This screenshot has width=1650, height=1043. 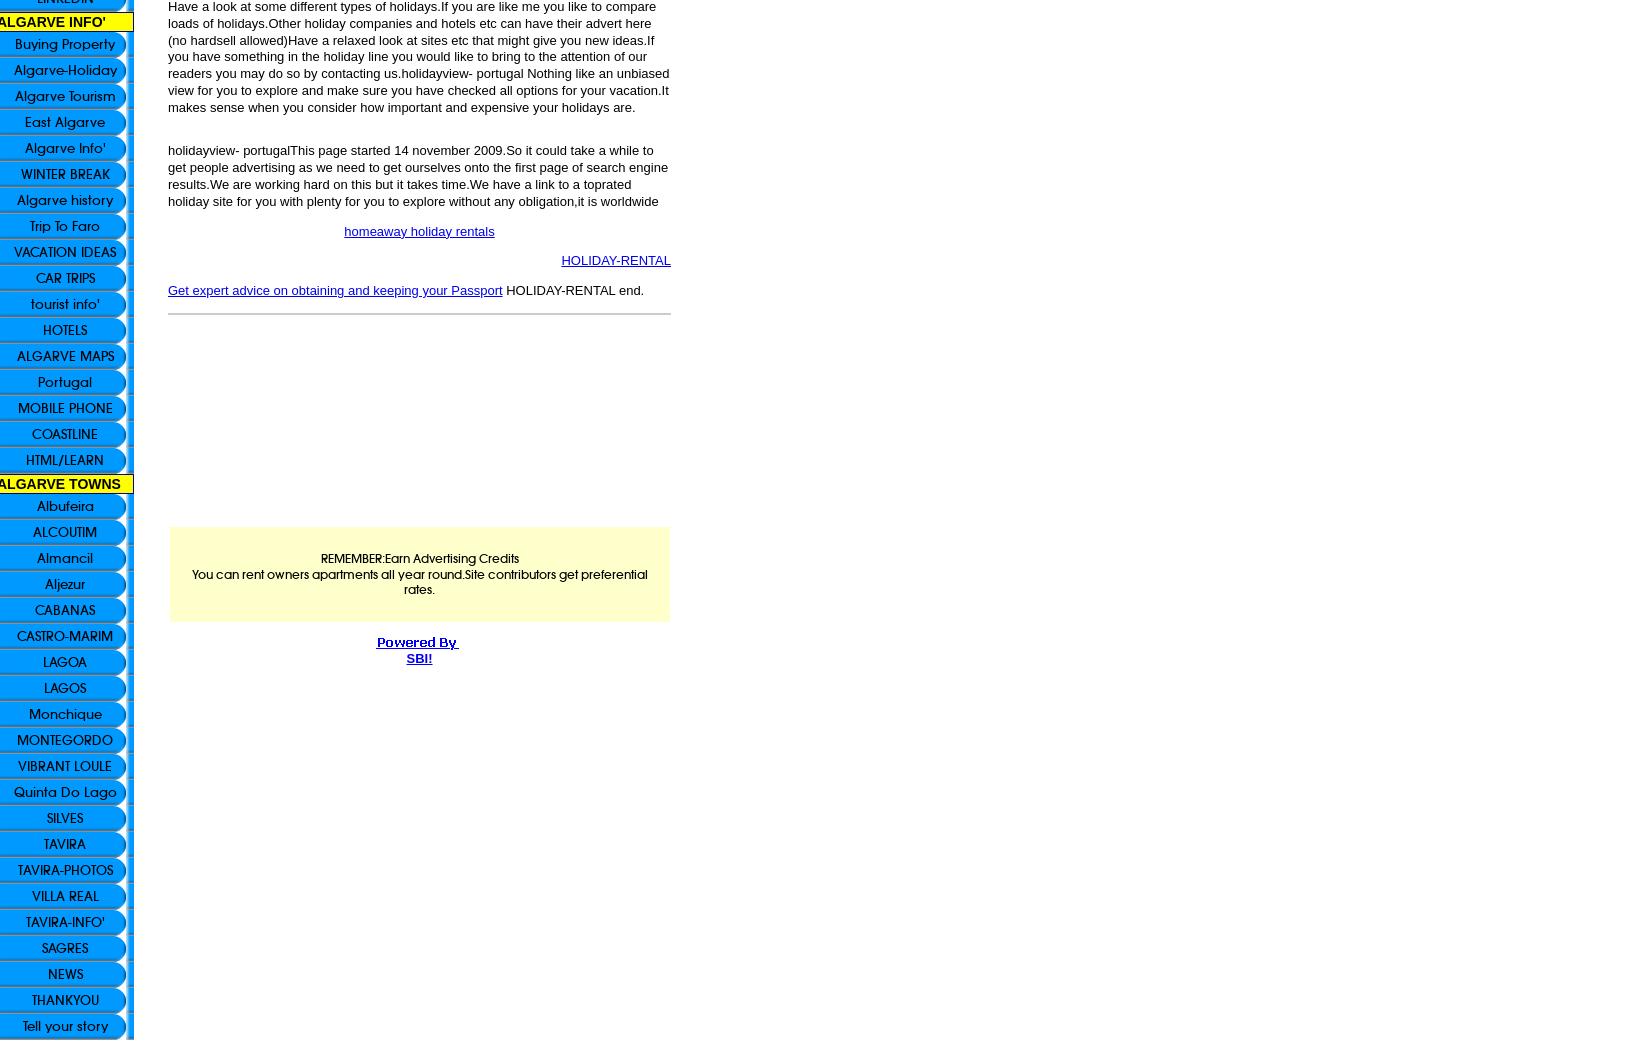 I want to click on 'Aljezur', so click(x=65, y=583).